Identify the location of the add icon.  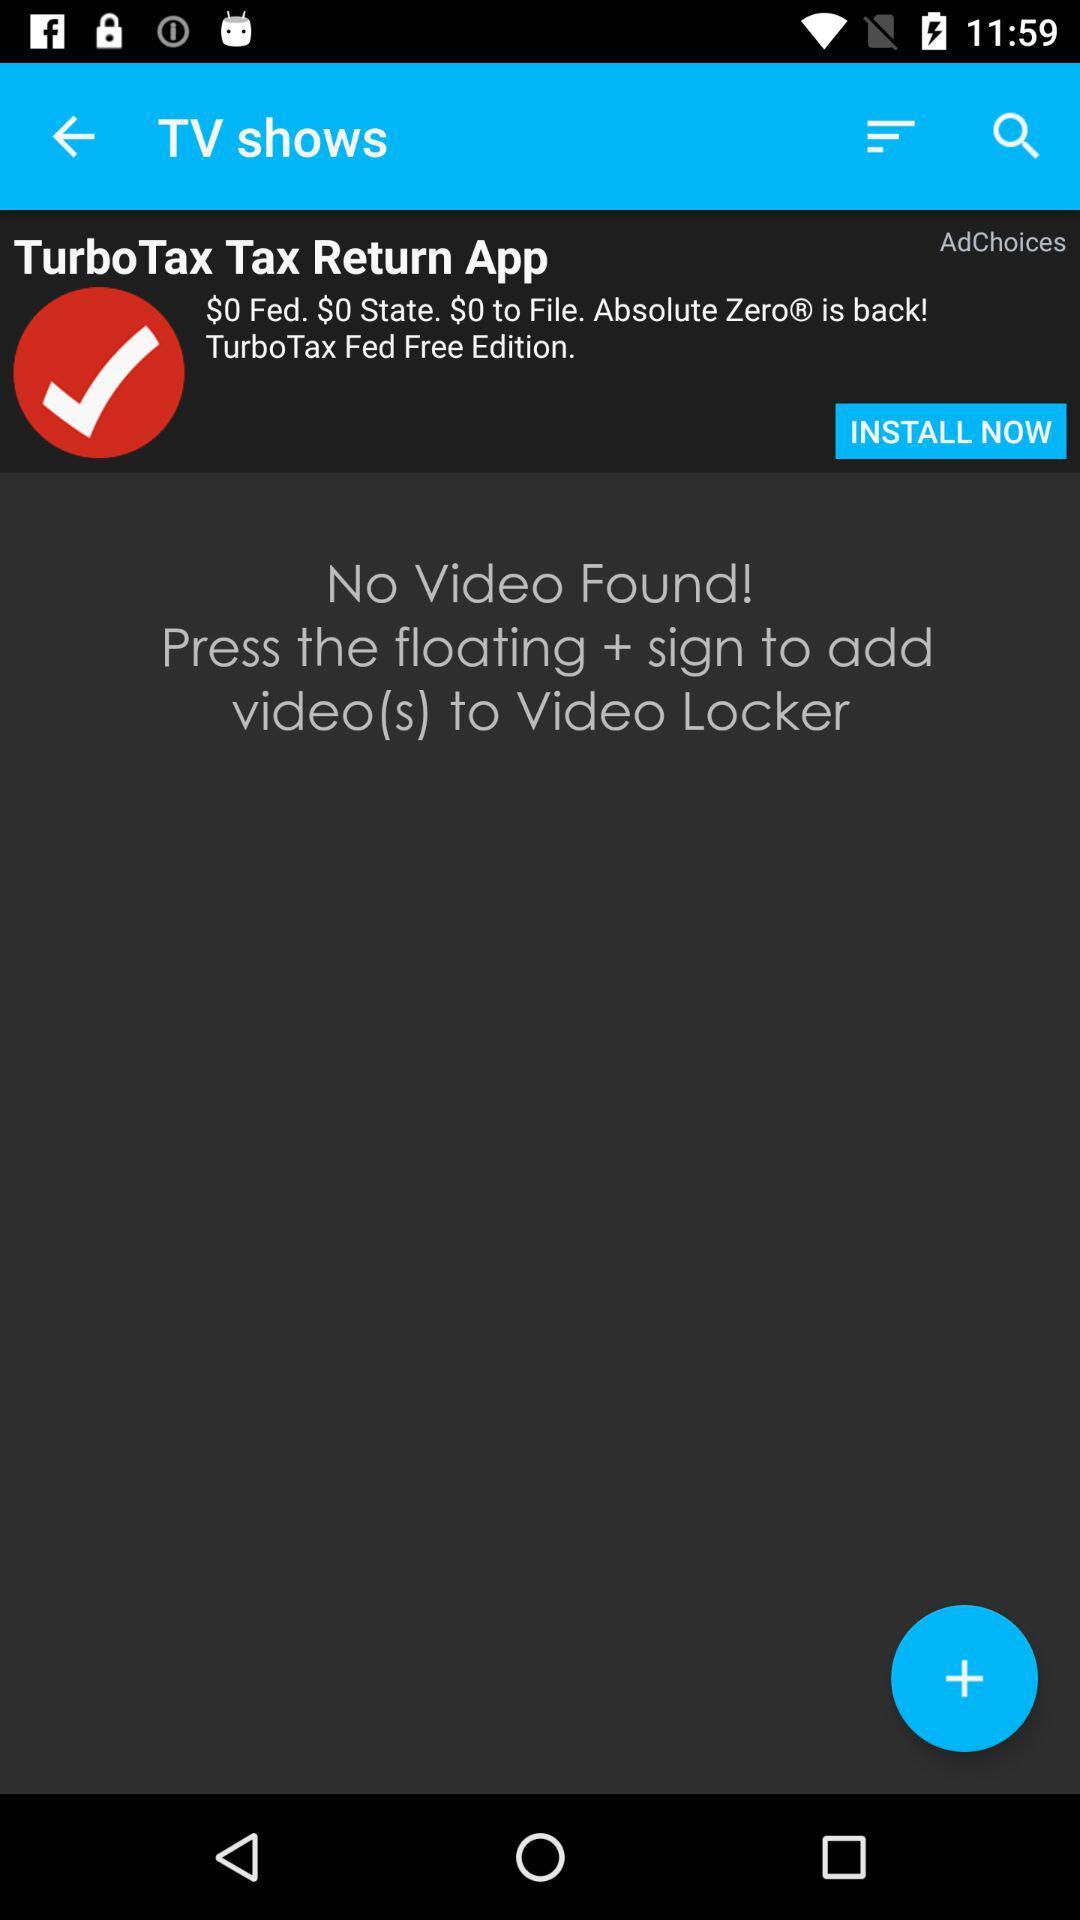
(963, 1678).